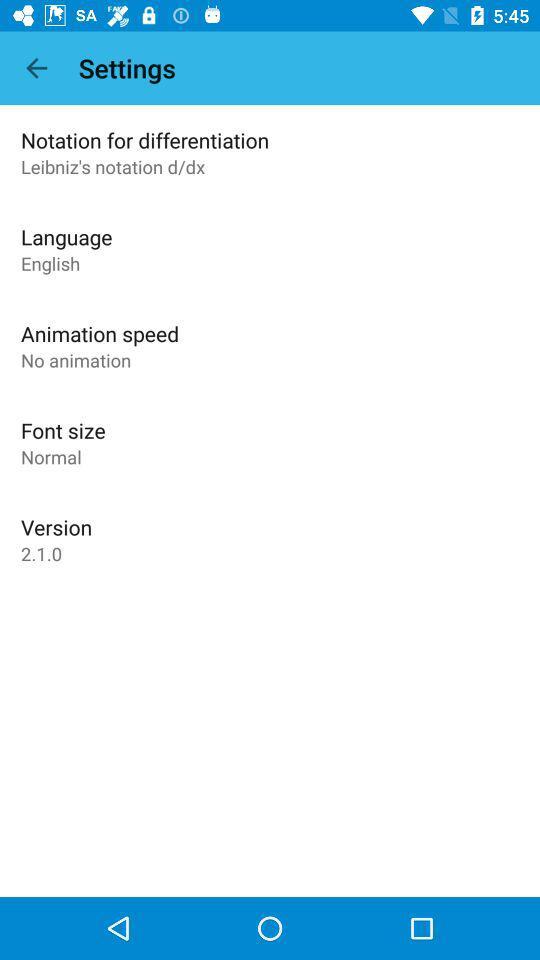 This screenshot has height=960, width=540. I want to click on icon above notation for differentiation app, so click(36, 68).